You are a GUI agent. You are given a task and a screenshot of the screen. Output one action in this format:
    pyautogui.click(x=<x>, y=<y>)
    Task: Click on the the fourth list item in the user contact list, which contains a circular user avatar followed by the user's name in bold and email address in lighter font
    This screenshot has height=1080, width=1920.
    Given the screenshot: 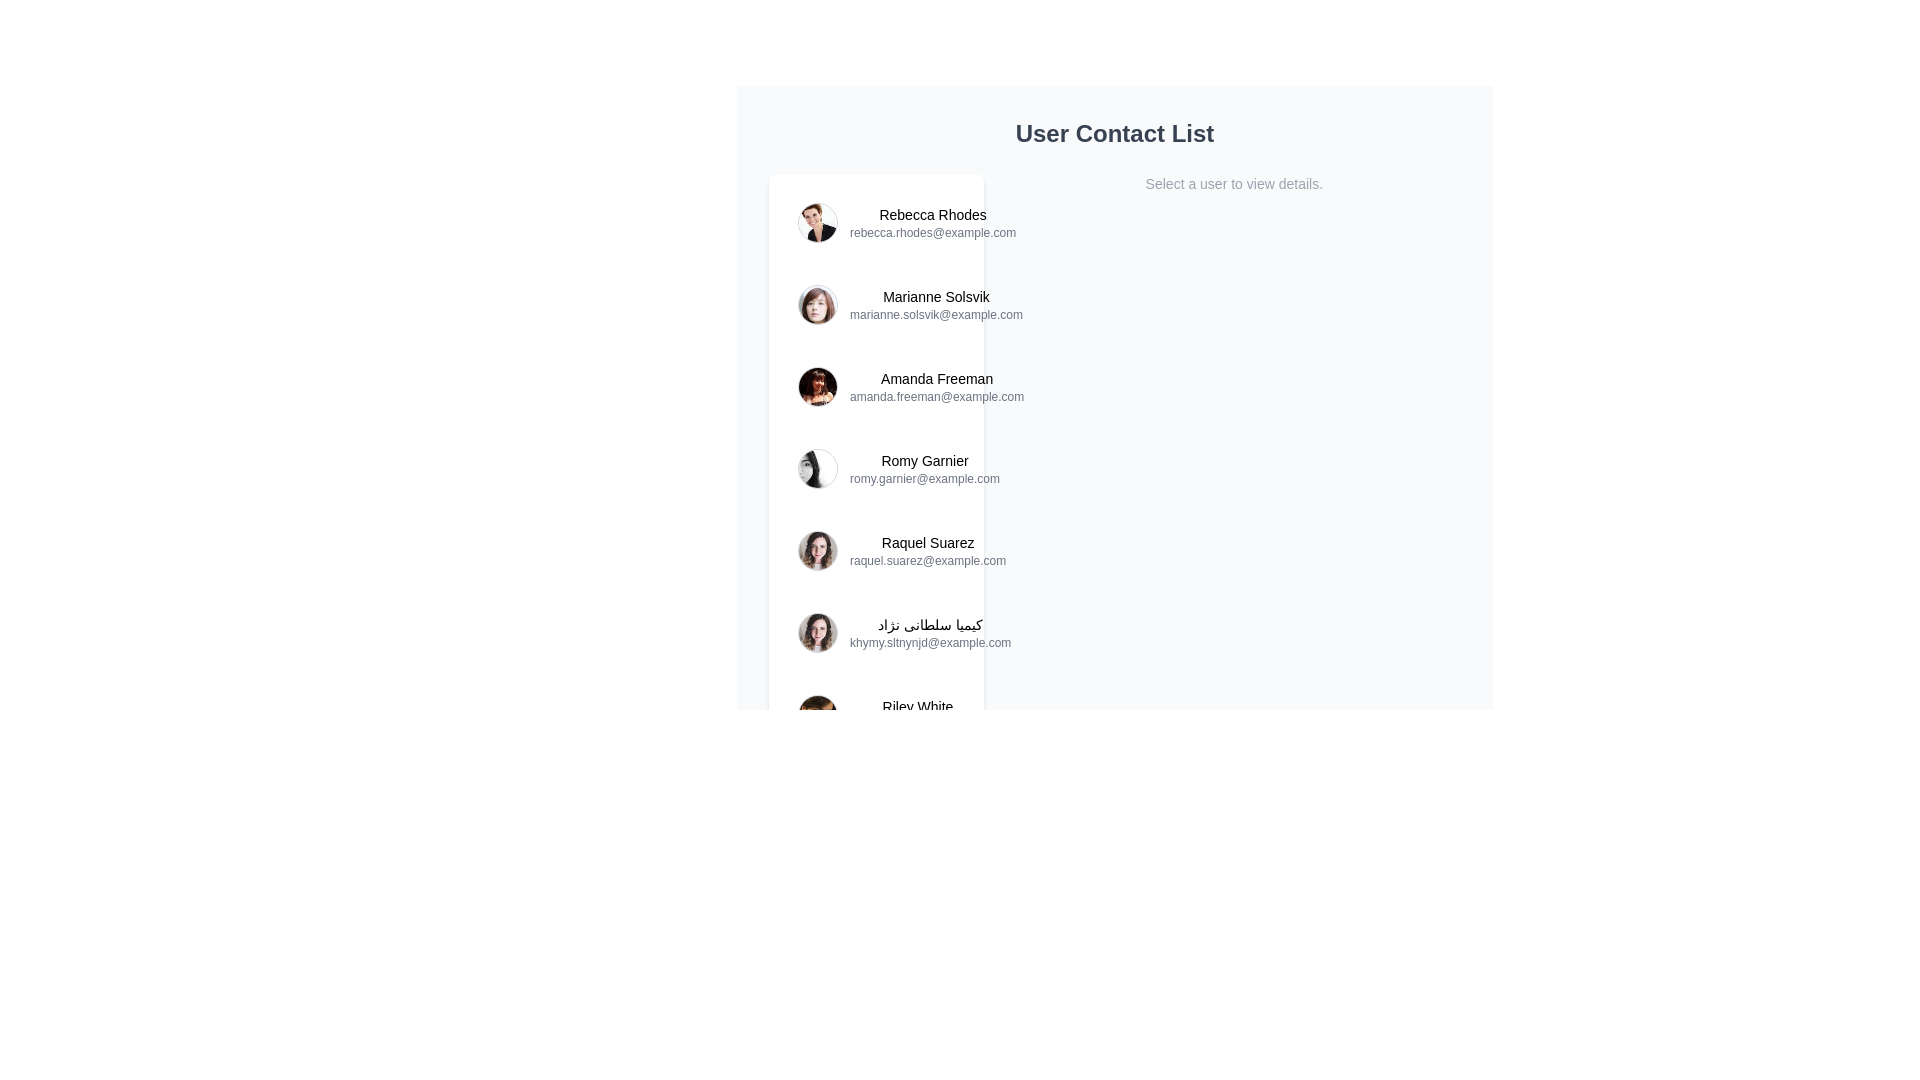 What is the action you would take?
    pyautogui.click(x=876, y=469)
    